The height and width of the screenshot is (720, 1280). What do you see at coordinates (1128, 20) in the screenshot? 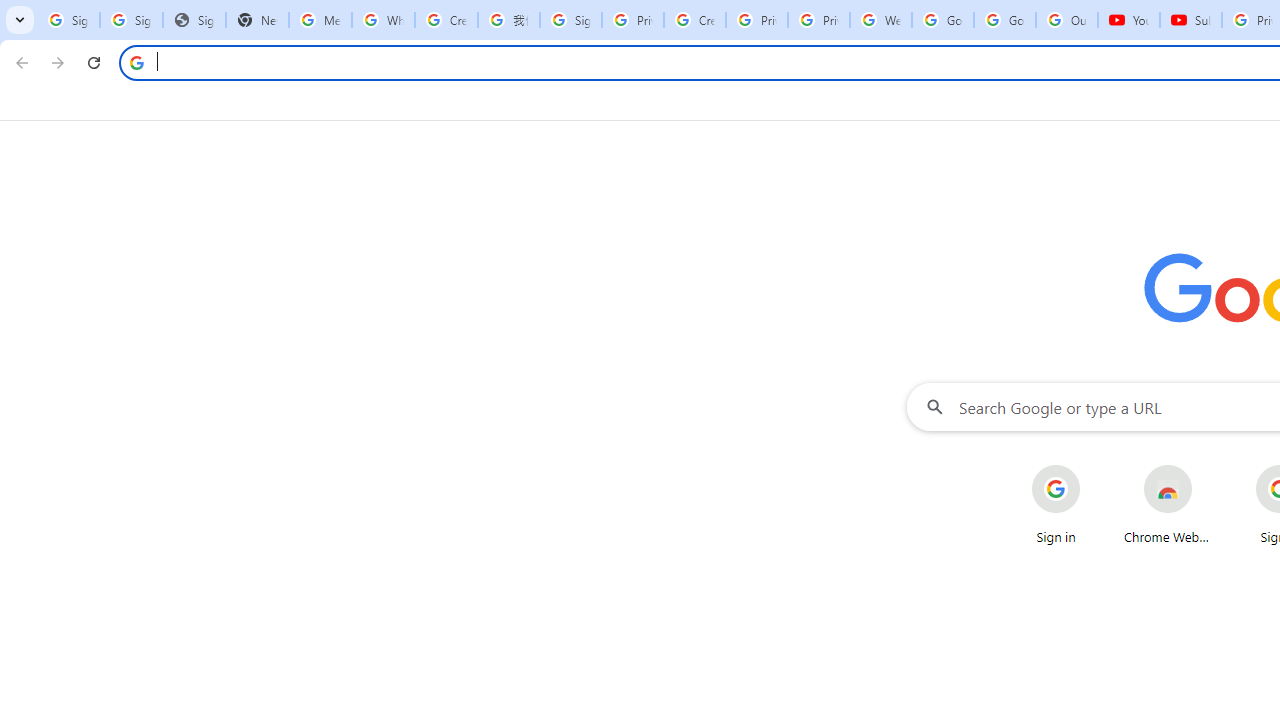
I see `'YouTube'` at bounding box center [1128, 20].